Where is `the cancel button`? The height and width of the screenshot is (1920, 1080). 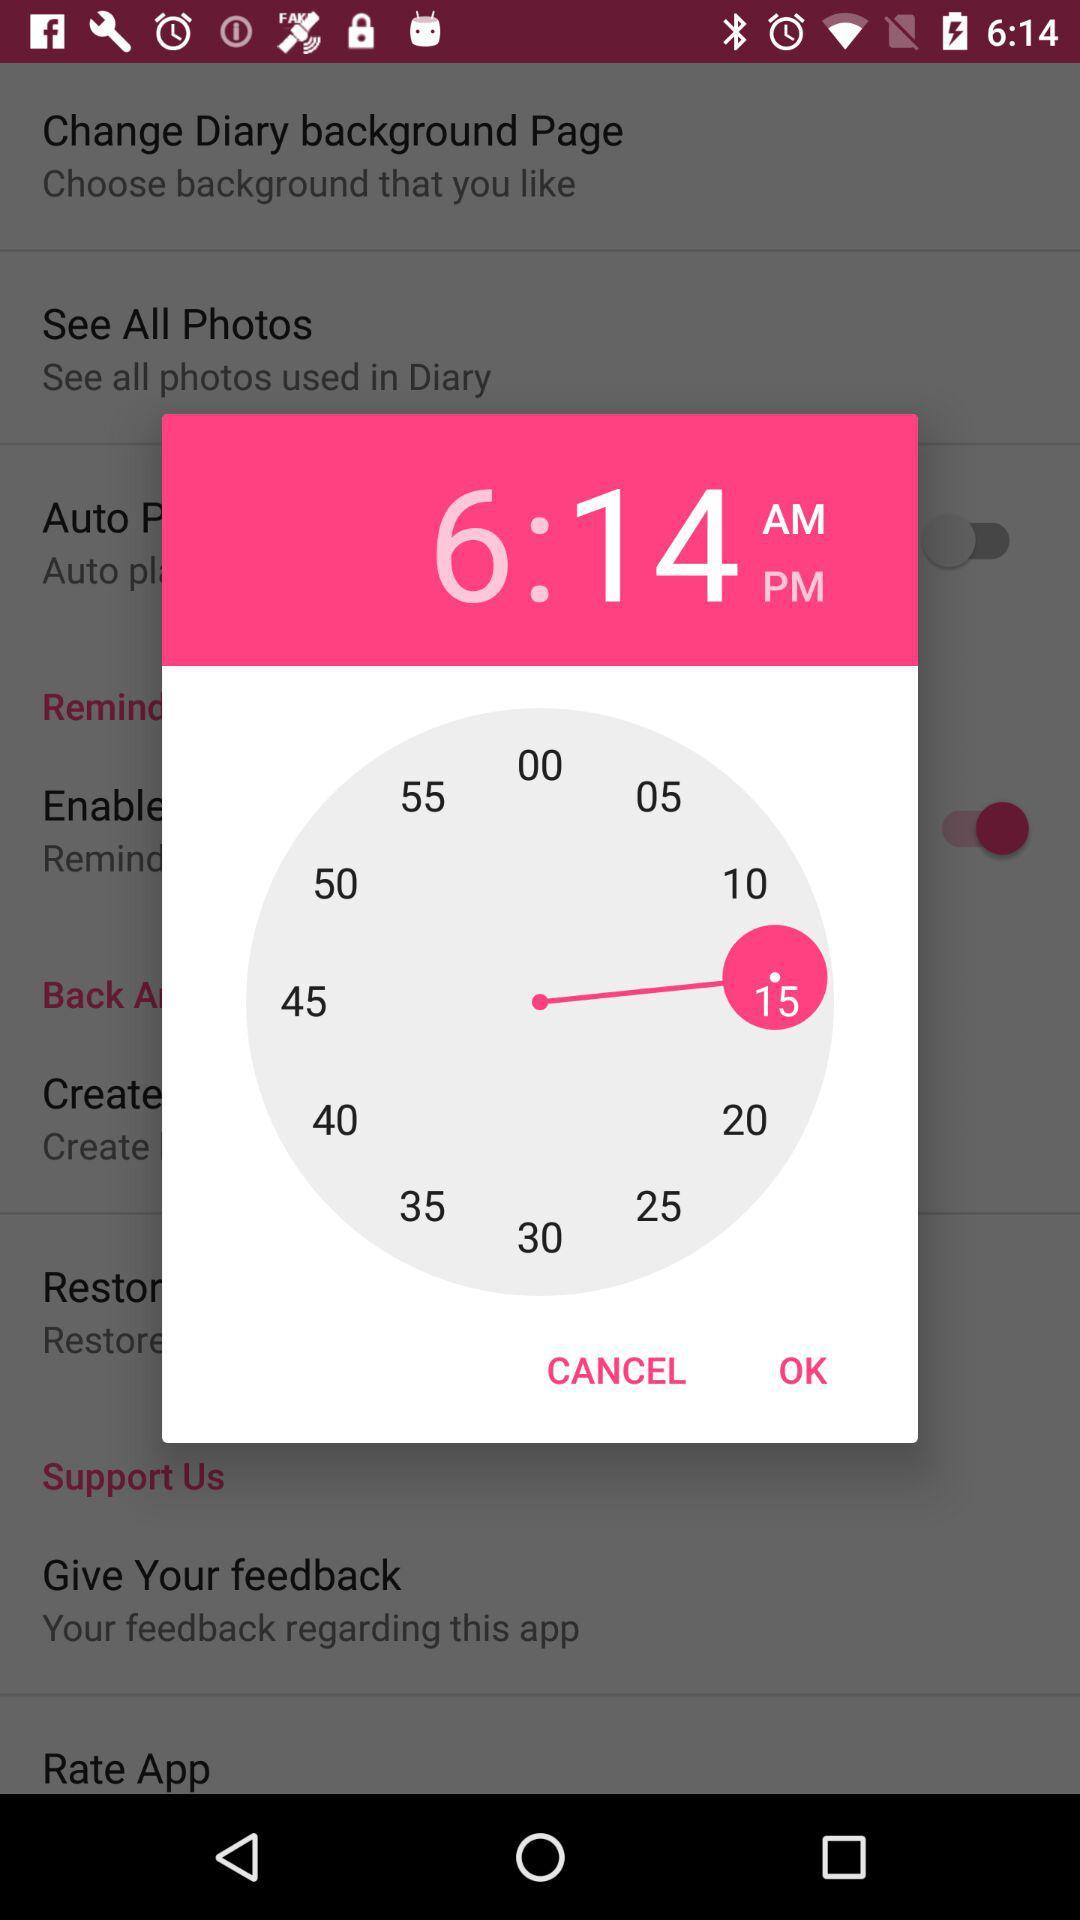 the cancel button is located at coordinates (615, 1368).